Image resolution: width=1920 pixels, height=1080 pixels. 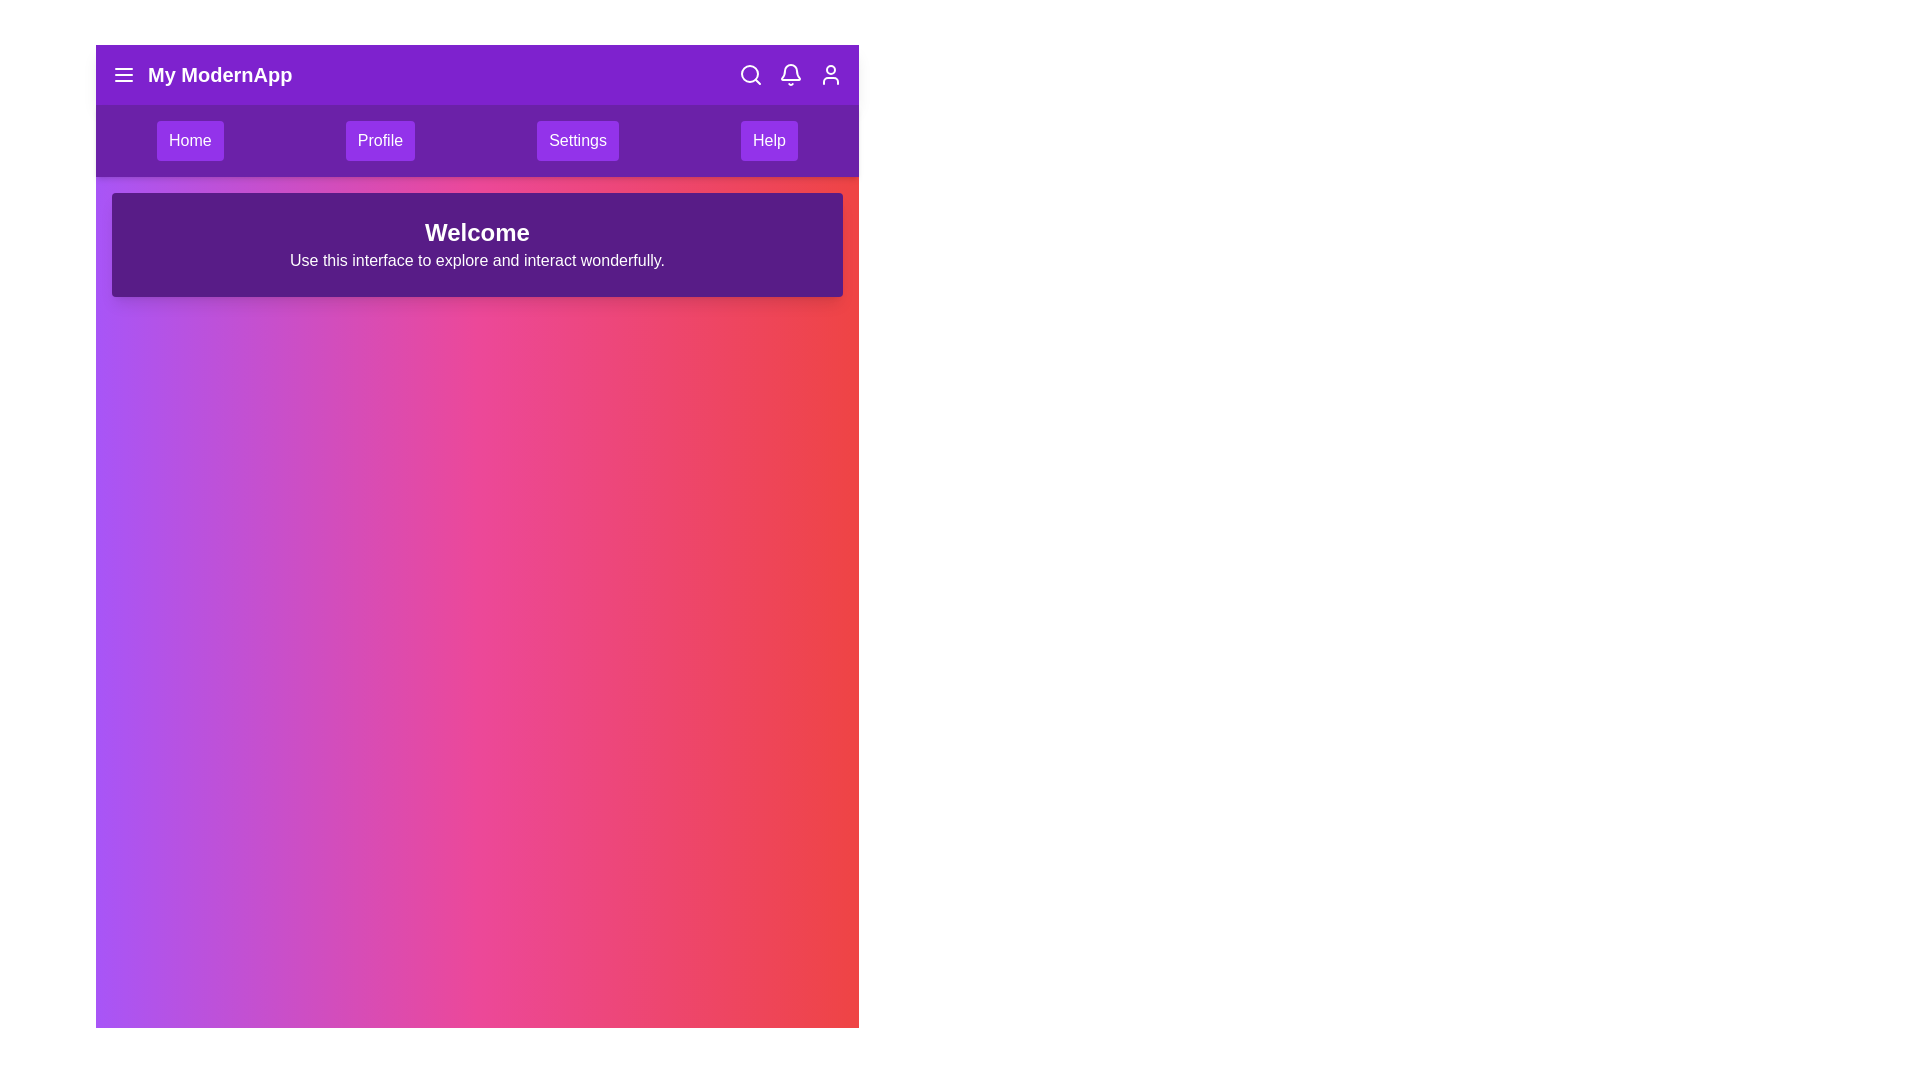 What do you see at coordinates (190, 140) in the screenshot?
I see `the menu item labeled Home to navigate to the corresponding section` at bounding box center [190, 140].